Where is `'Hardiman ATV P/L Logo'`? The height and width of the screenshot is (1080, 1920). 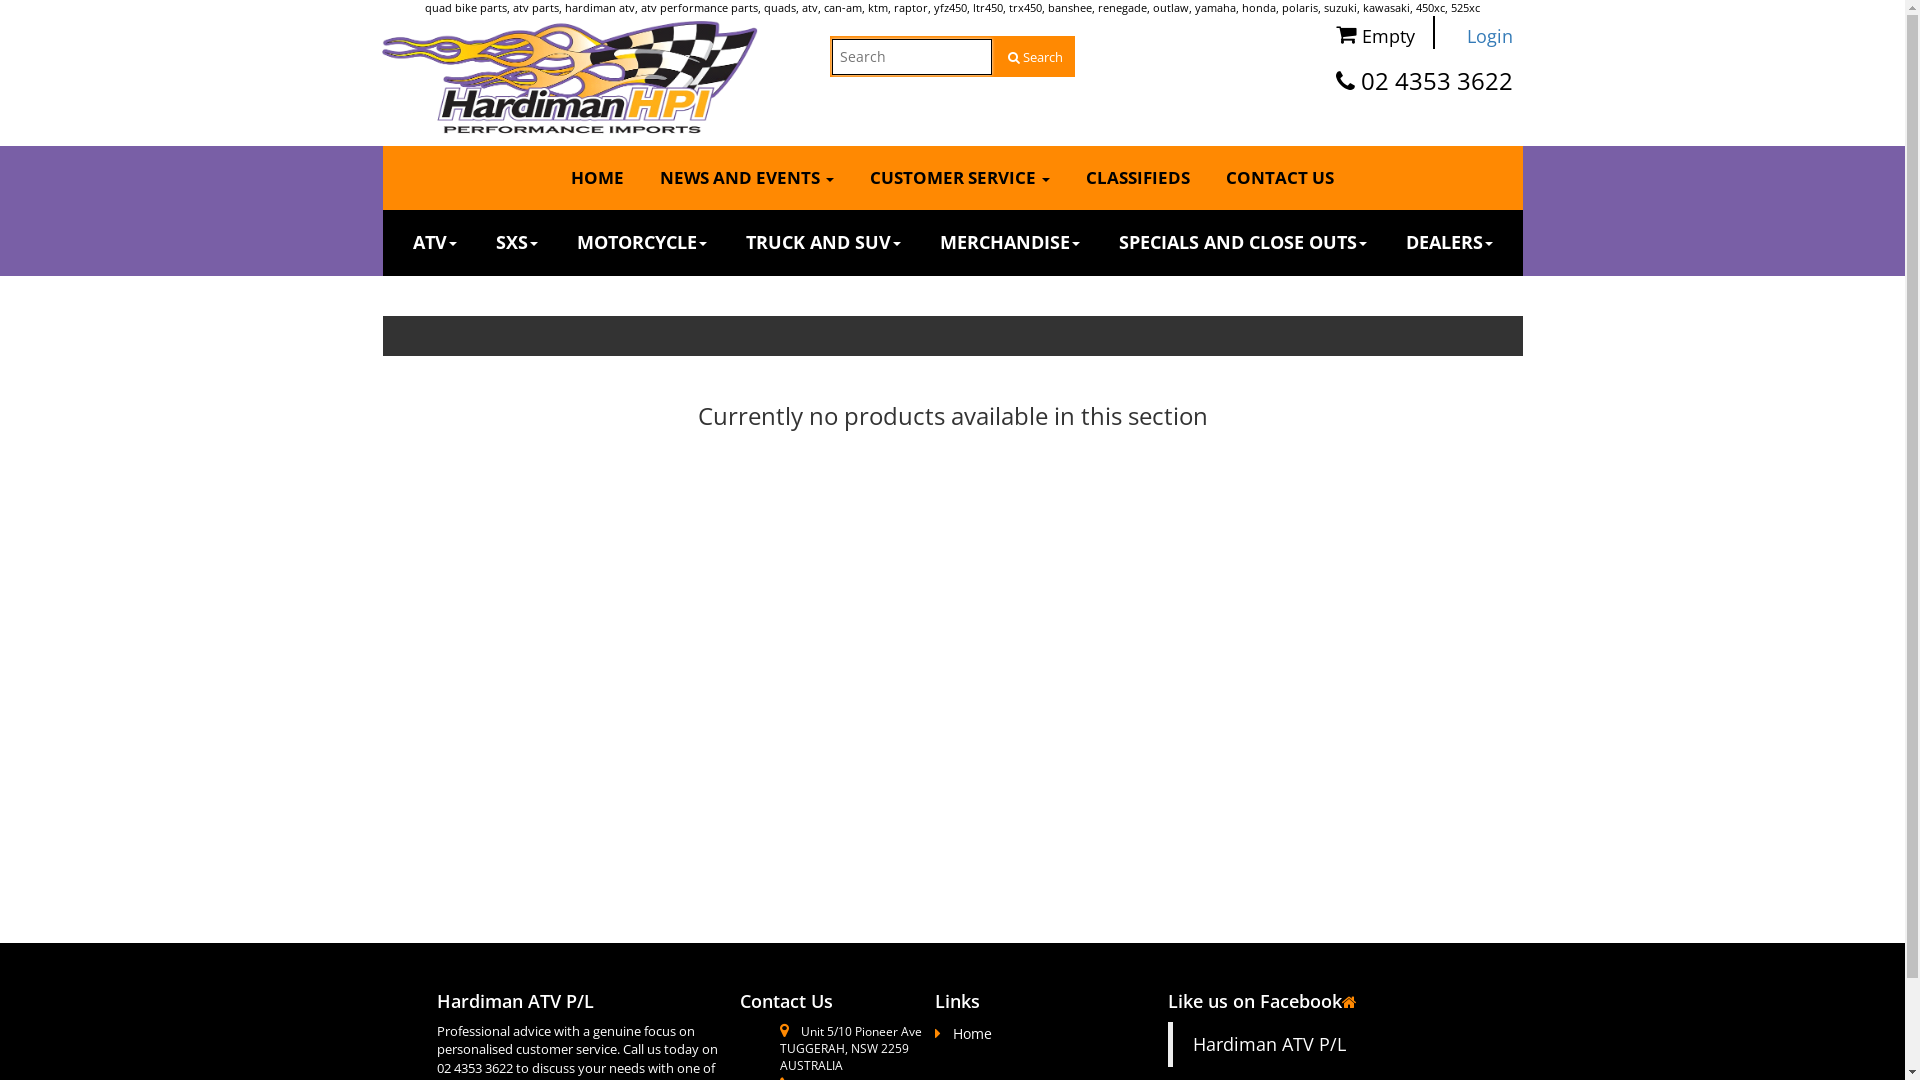 'Hardiman ATV P/L Logo' is located at coordinates (569, 75).